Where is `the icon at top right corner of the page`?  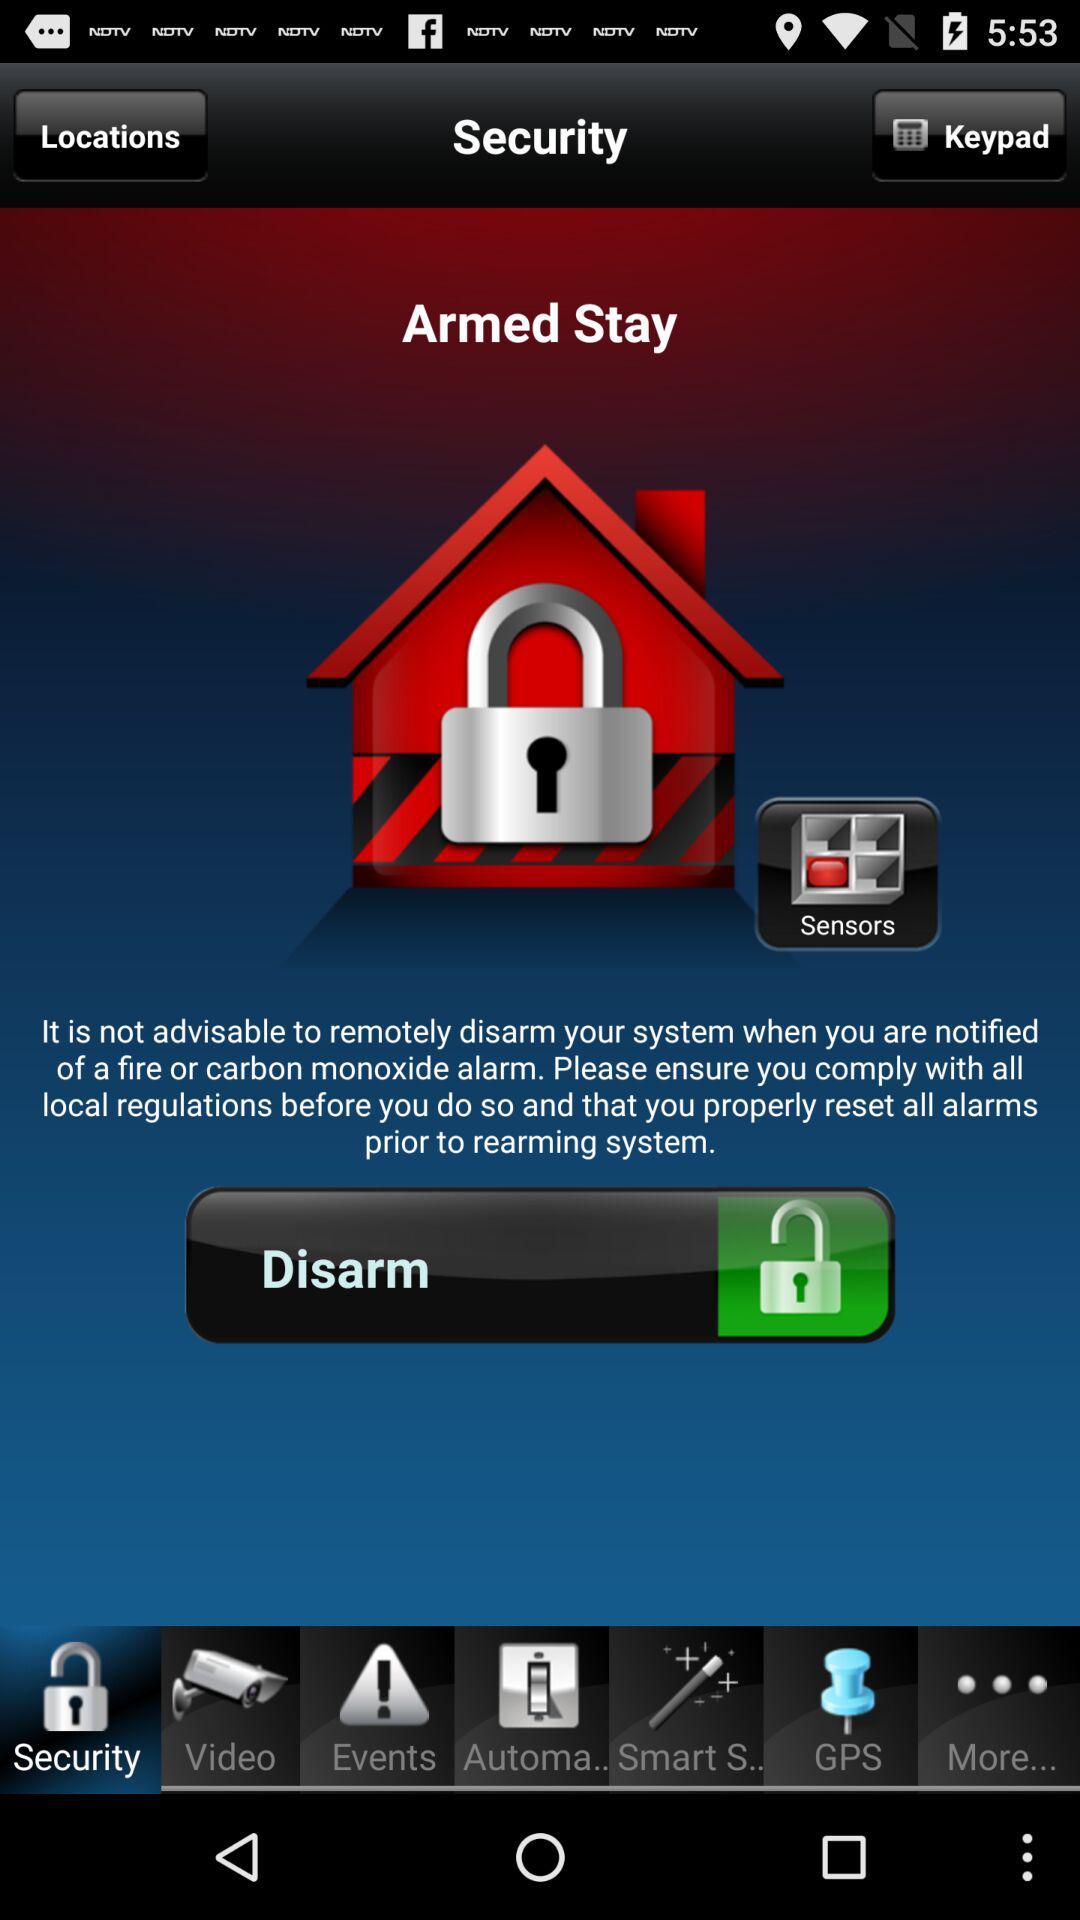
the icon at top right corner of the page is located at coordinates (968, 134).